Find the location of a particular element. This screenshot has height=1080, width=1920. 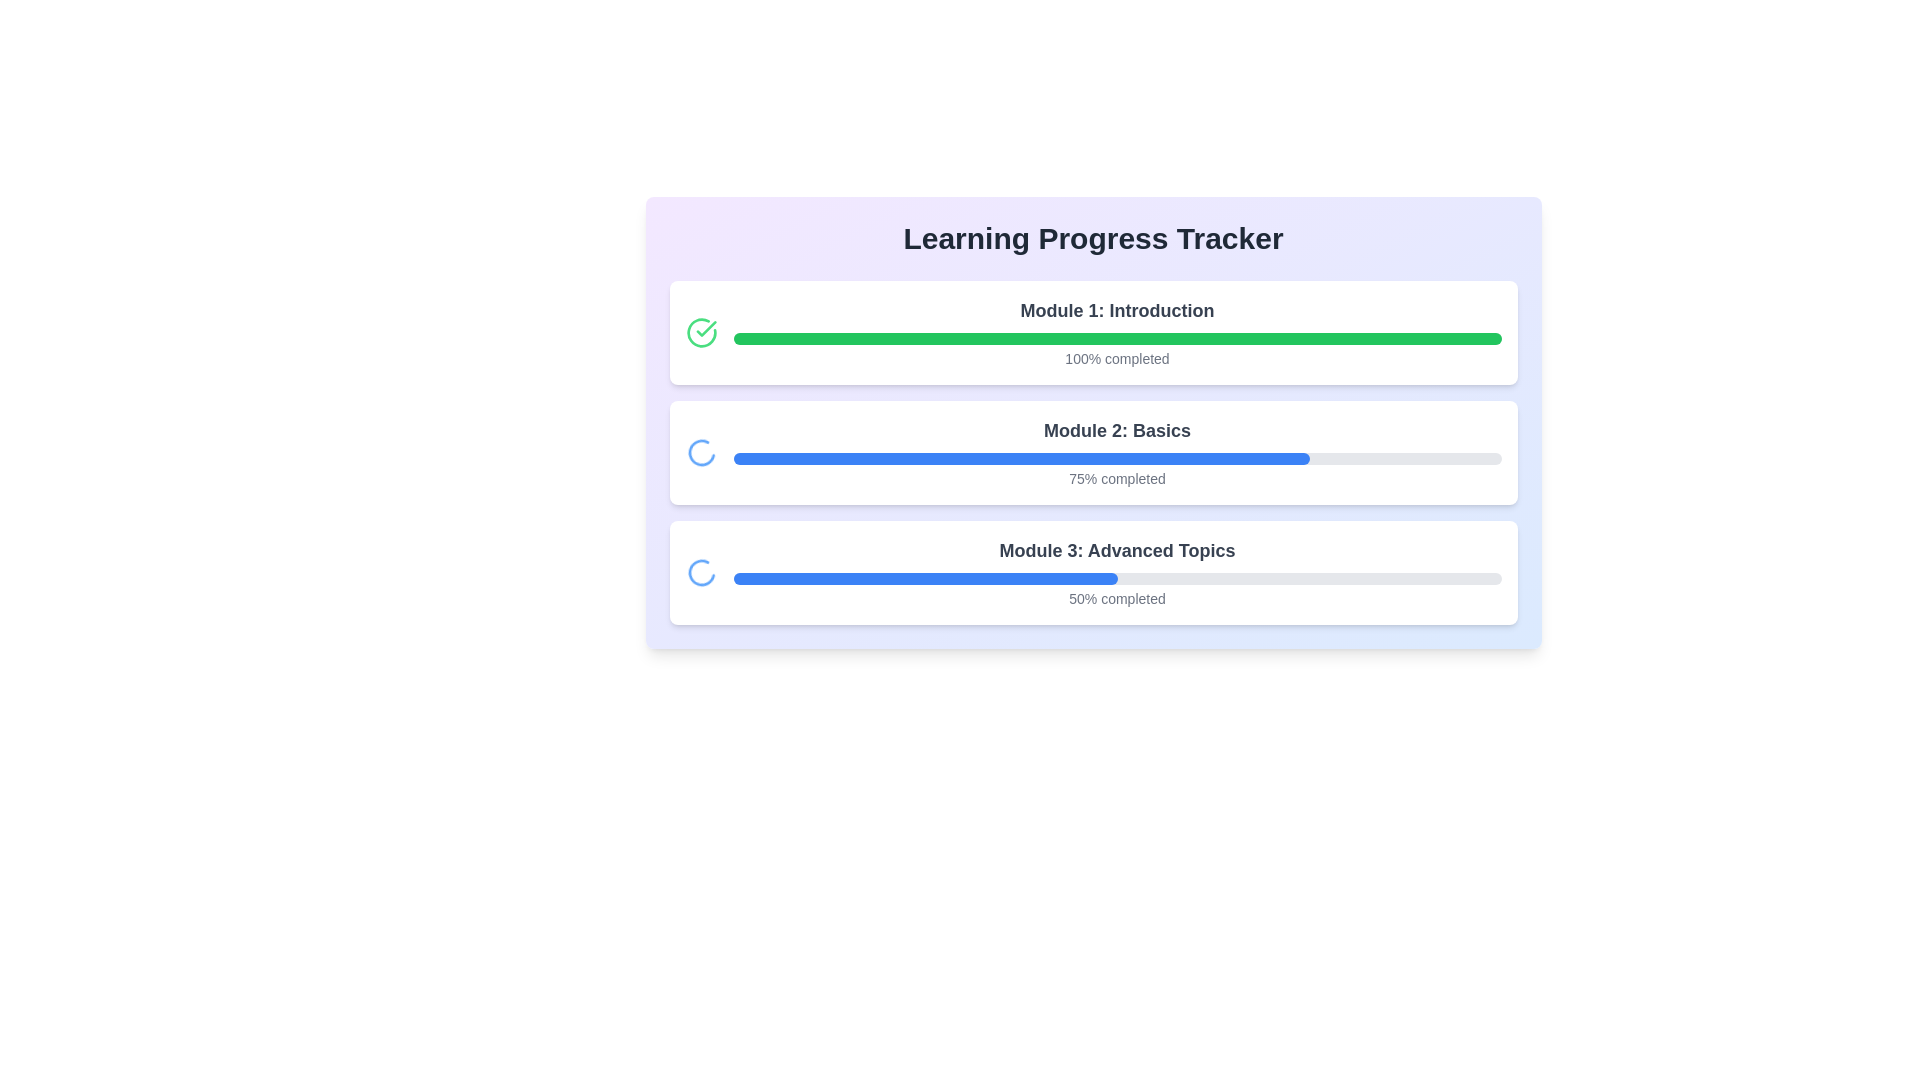

the text label displaying 'Module 1: Introduction', which is styled with a larger font size and bold weight, located at the top of the progress indicator section in the learning progress tracker interface is located at coordinates (1116, 311).